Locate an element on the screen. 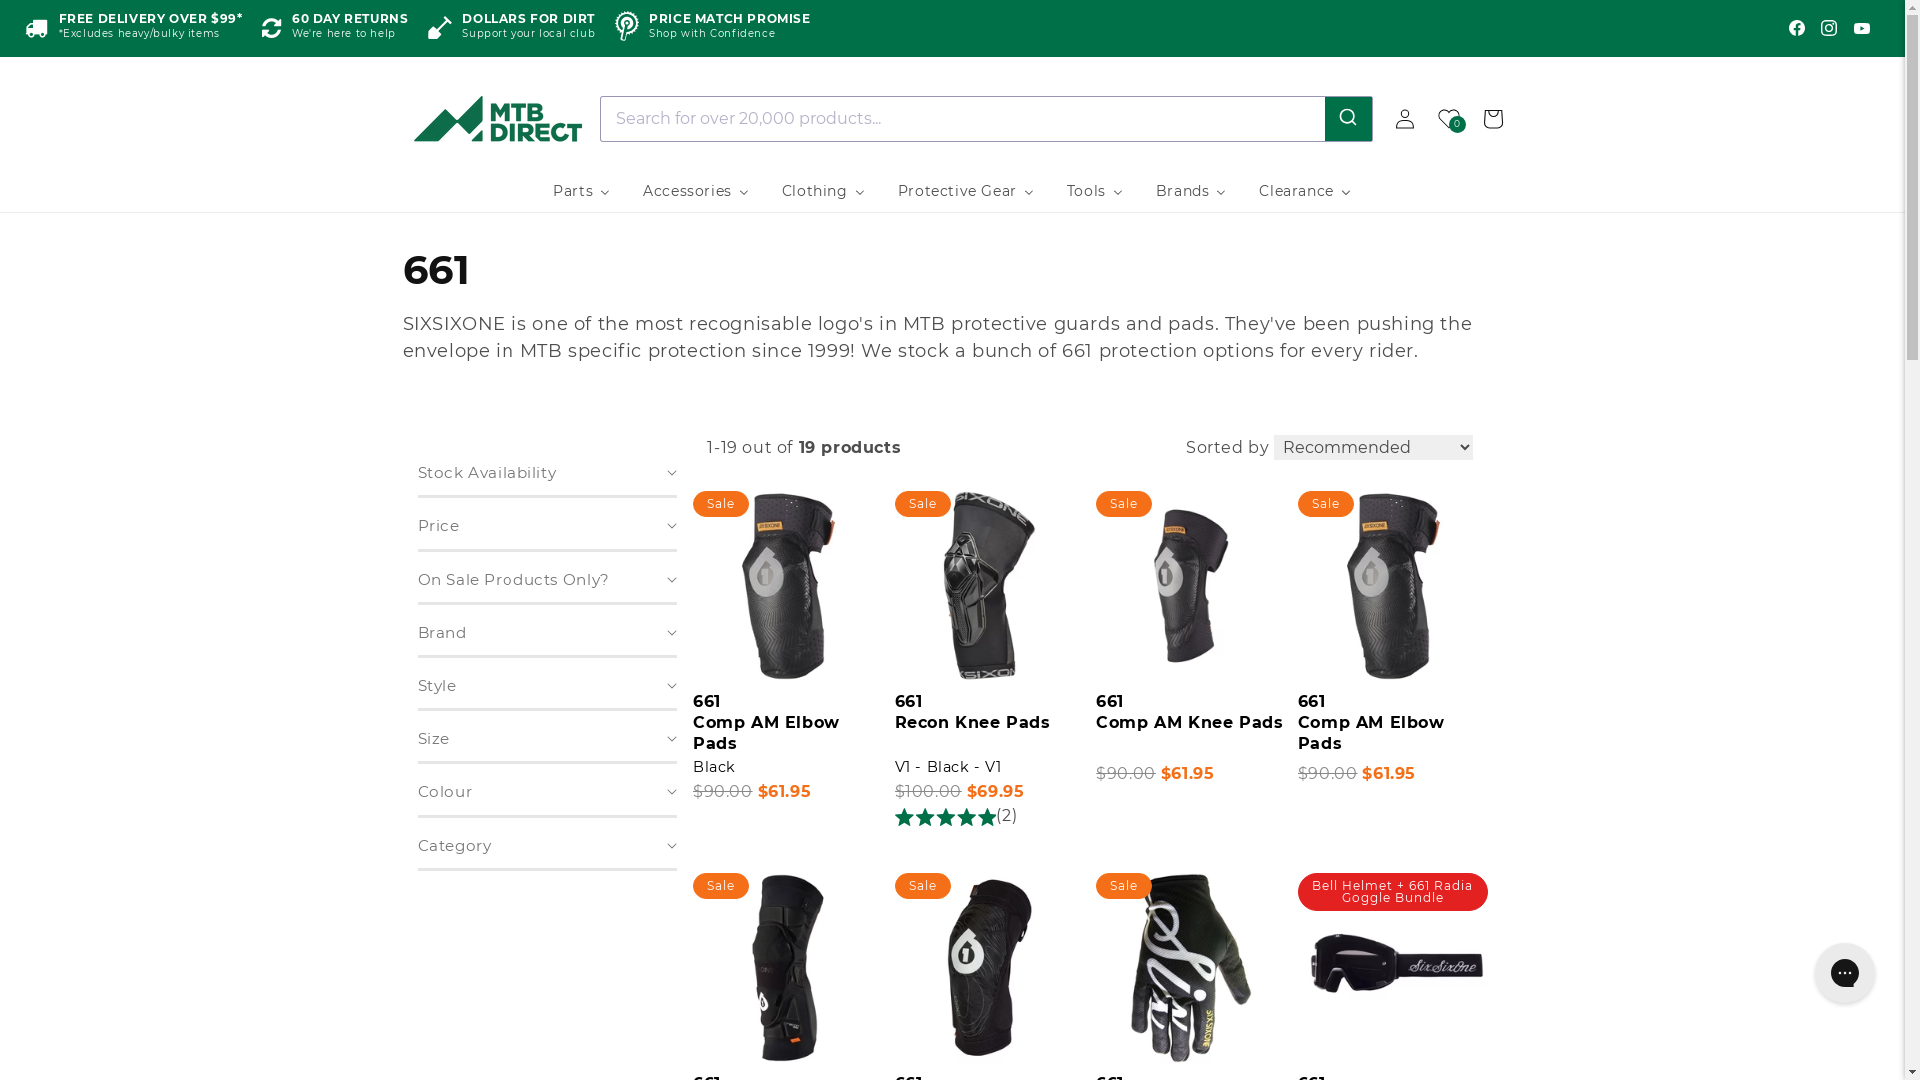 The width and height of the screenshot is (1920, 1080). '661 is located at coordinates (1391, 723).